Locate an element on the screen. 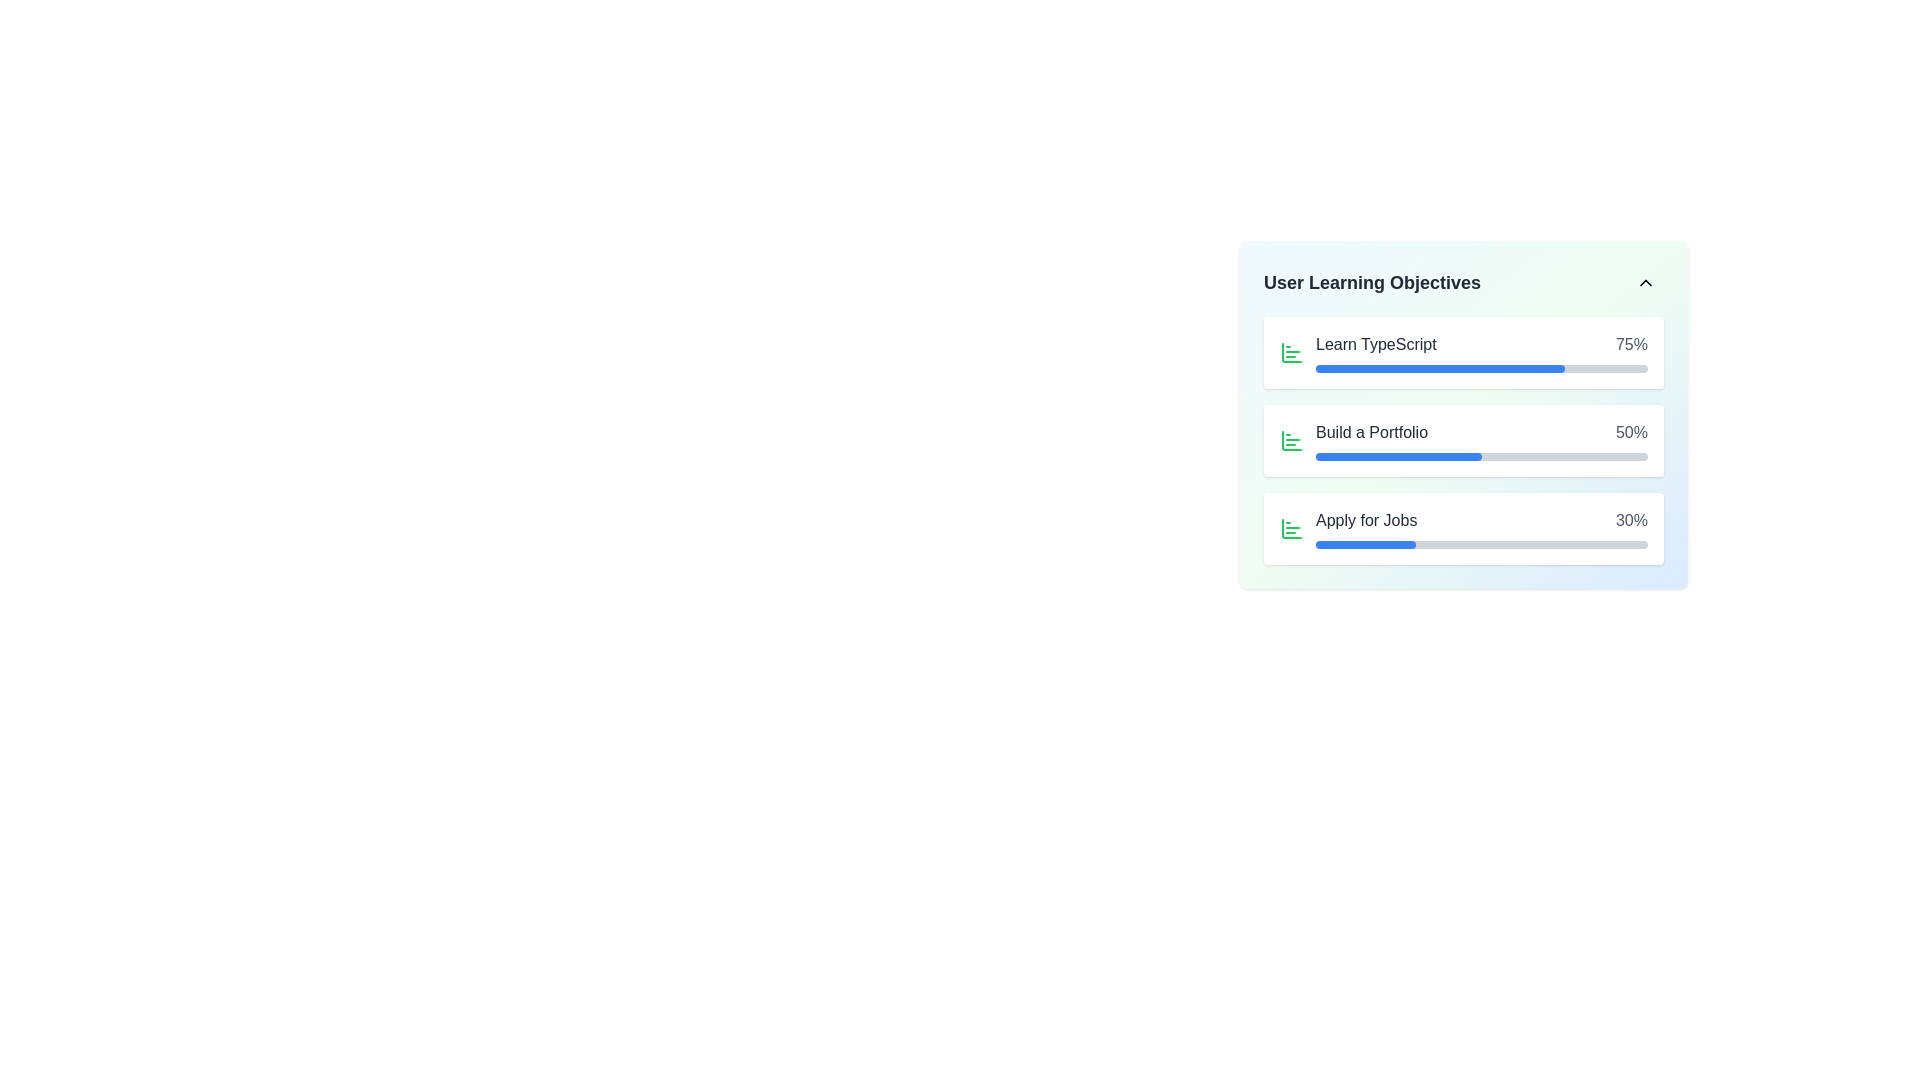 The image size is (1920, 1080). the blue progress bar indicating the progress for 'Build a Portfolio', which is located in the second row of progress indicators is located at coordinates (1397, 456).